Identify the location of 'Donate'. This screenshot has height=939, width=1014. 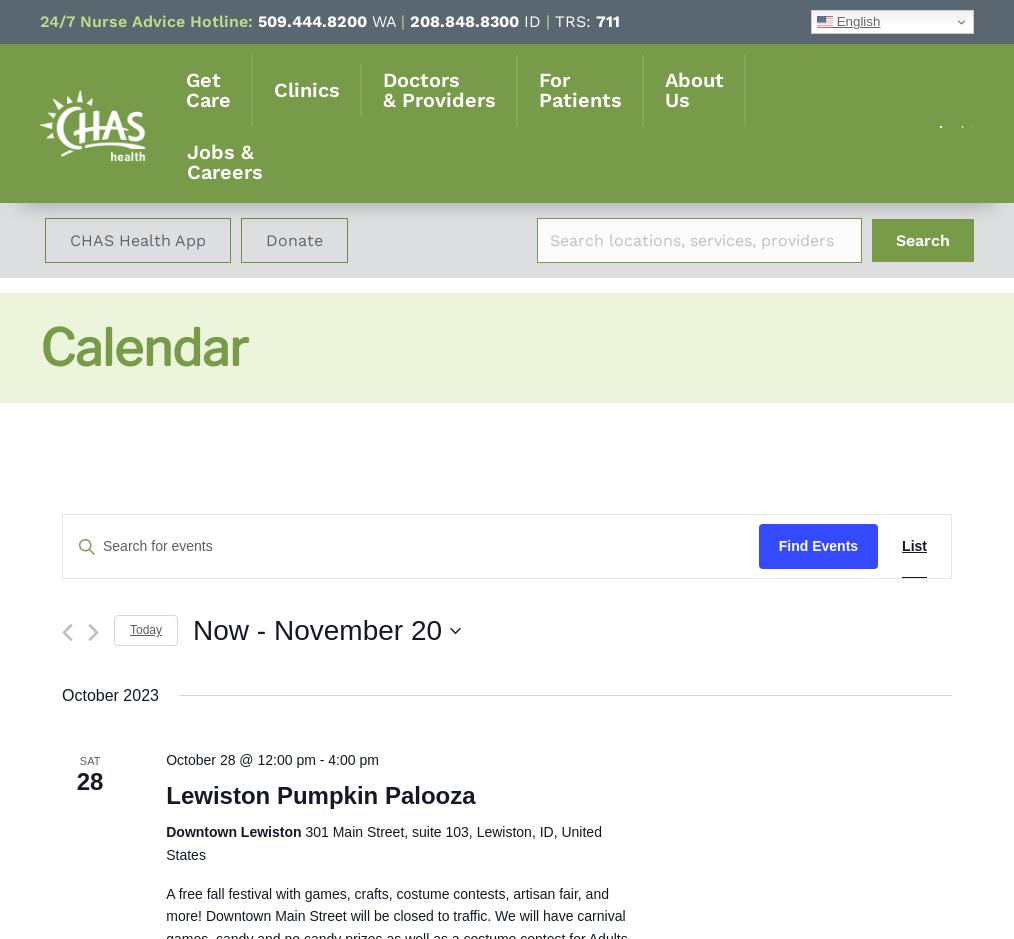
(294, 240).